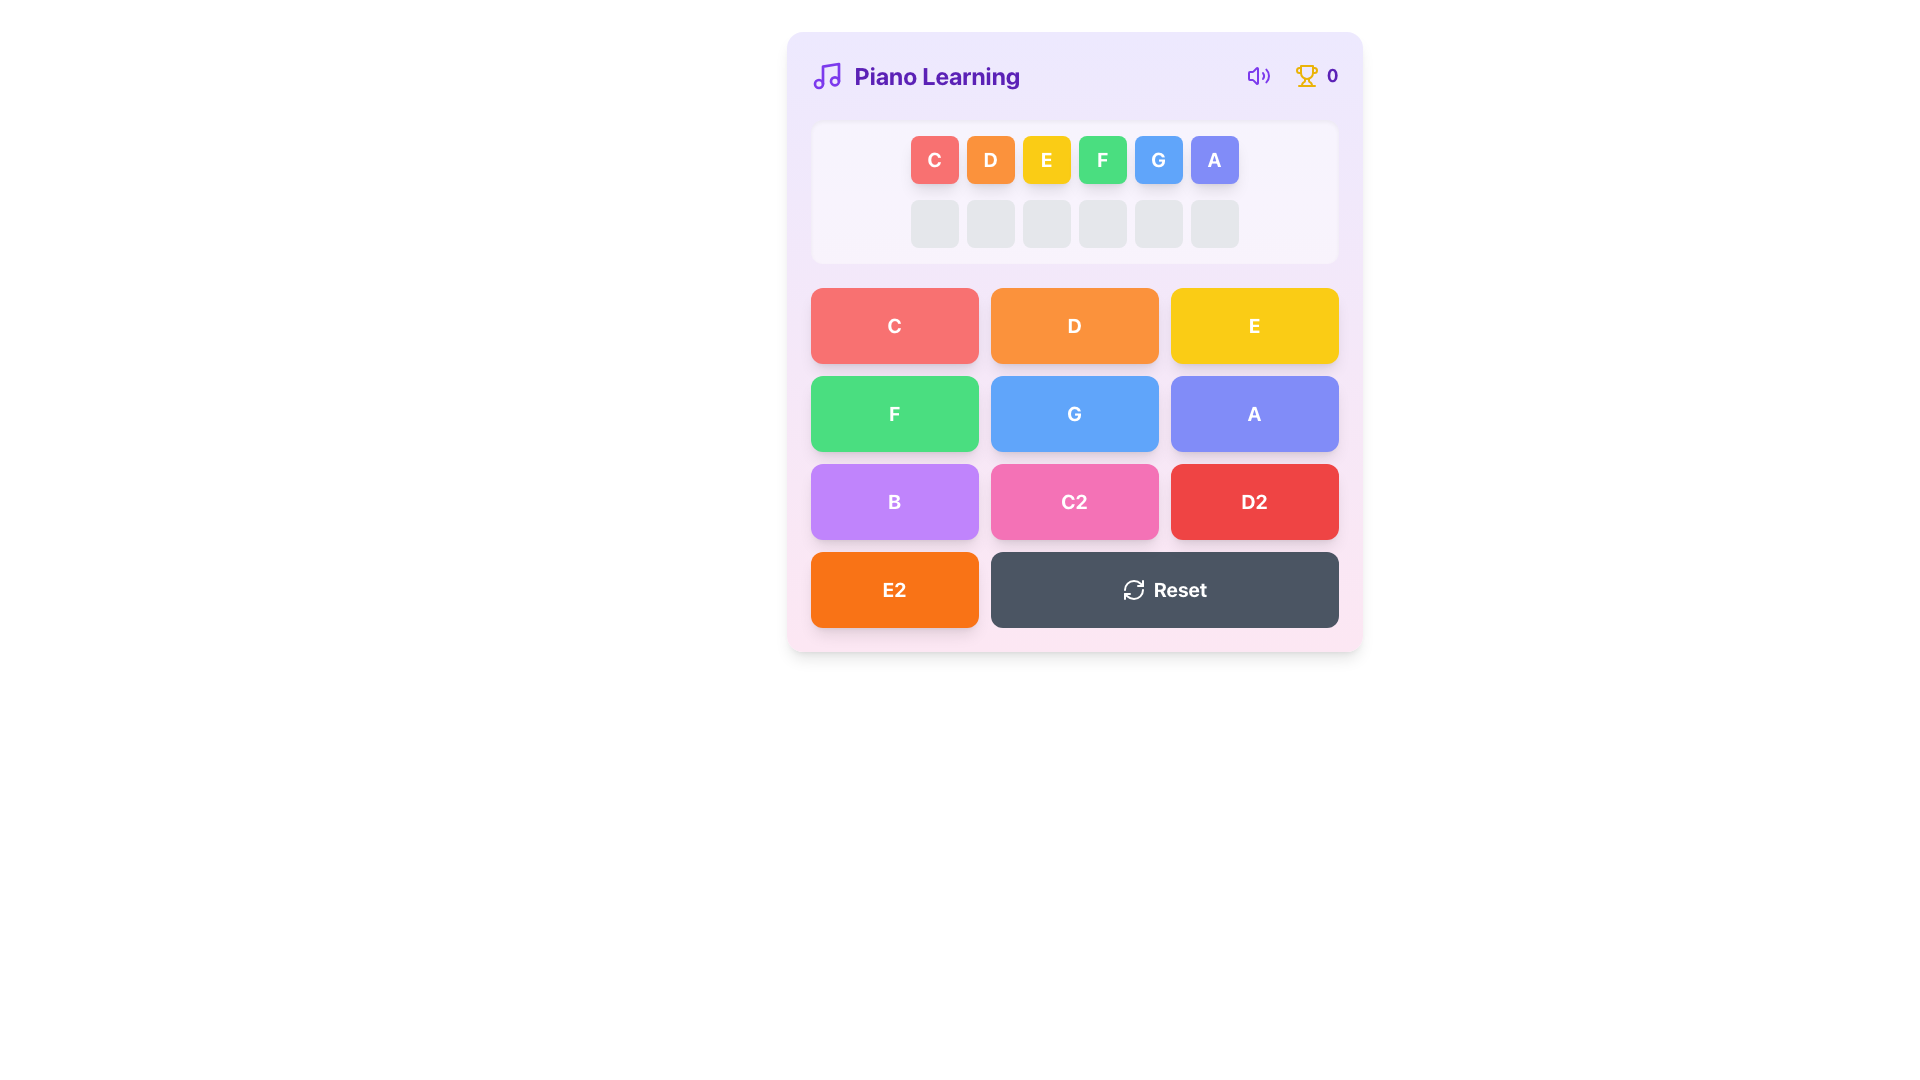 The image size is (1920, 1080). What do you see at coordinates (893, 412) in the screenshot?
I see `the interactive button for the note 'F' located in the second row, first column of the grid layout` at bounding box center [893, 412].